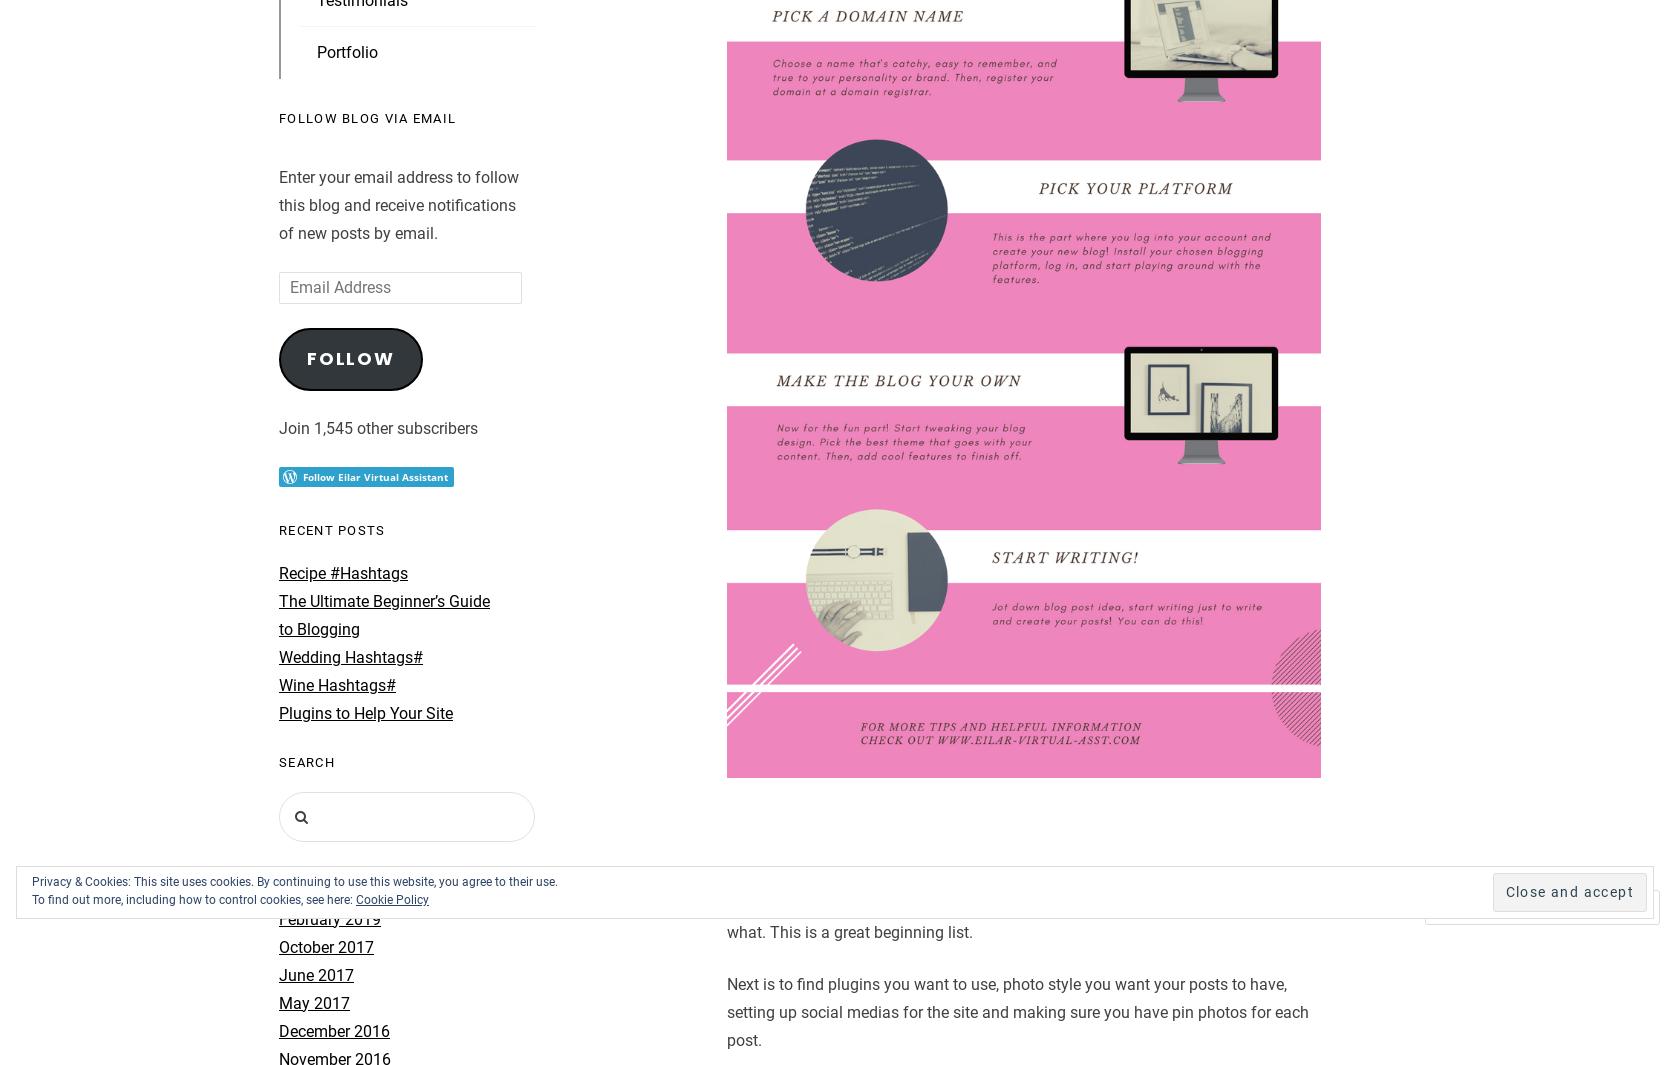  I want to click on 'Recent Posts', so click(330, 528).